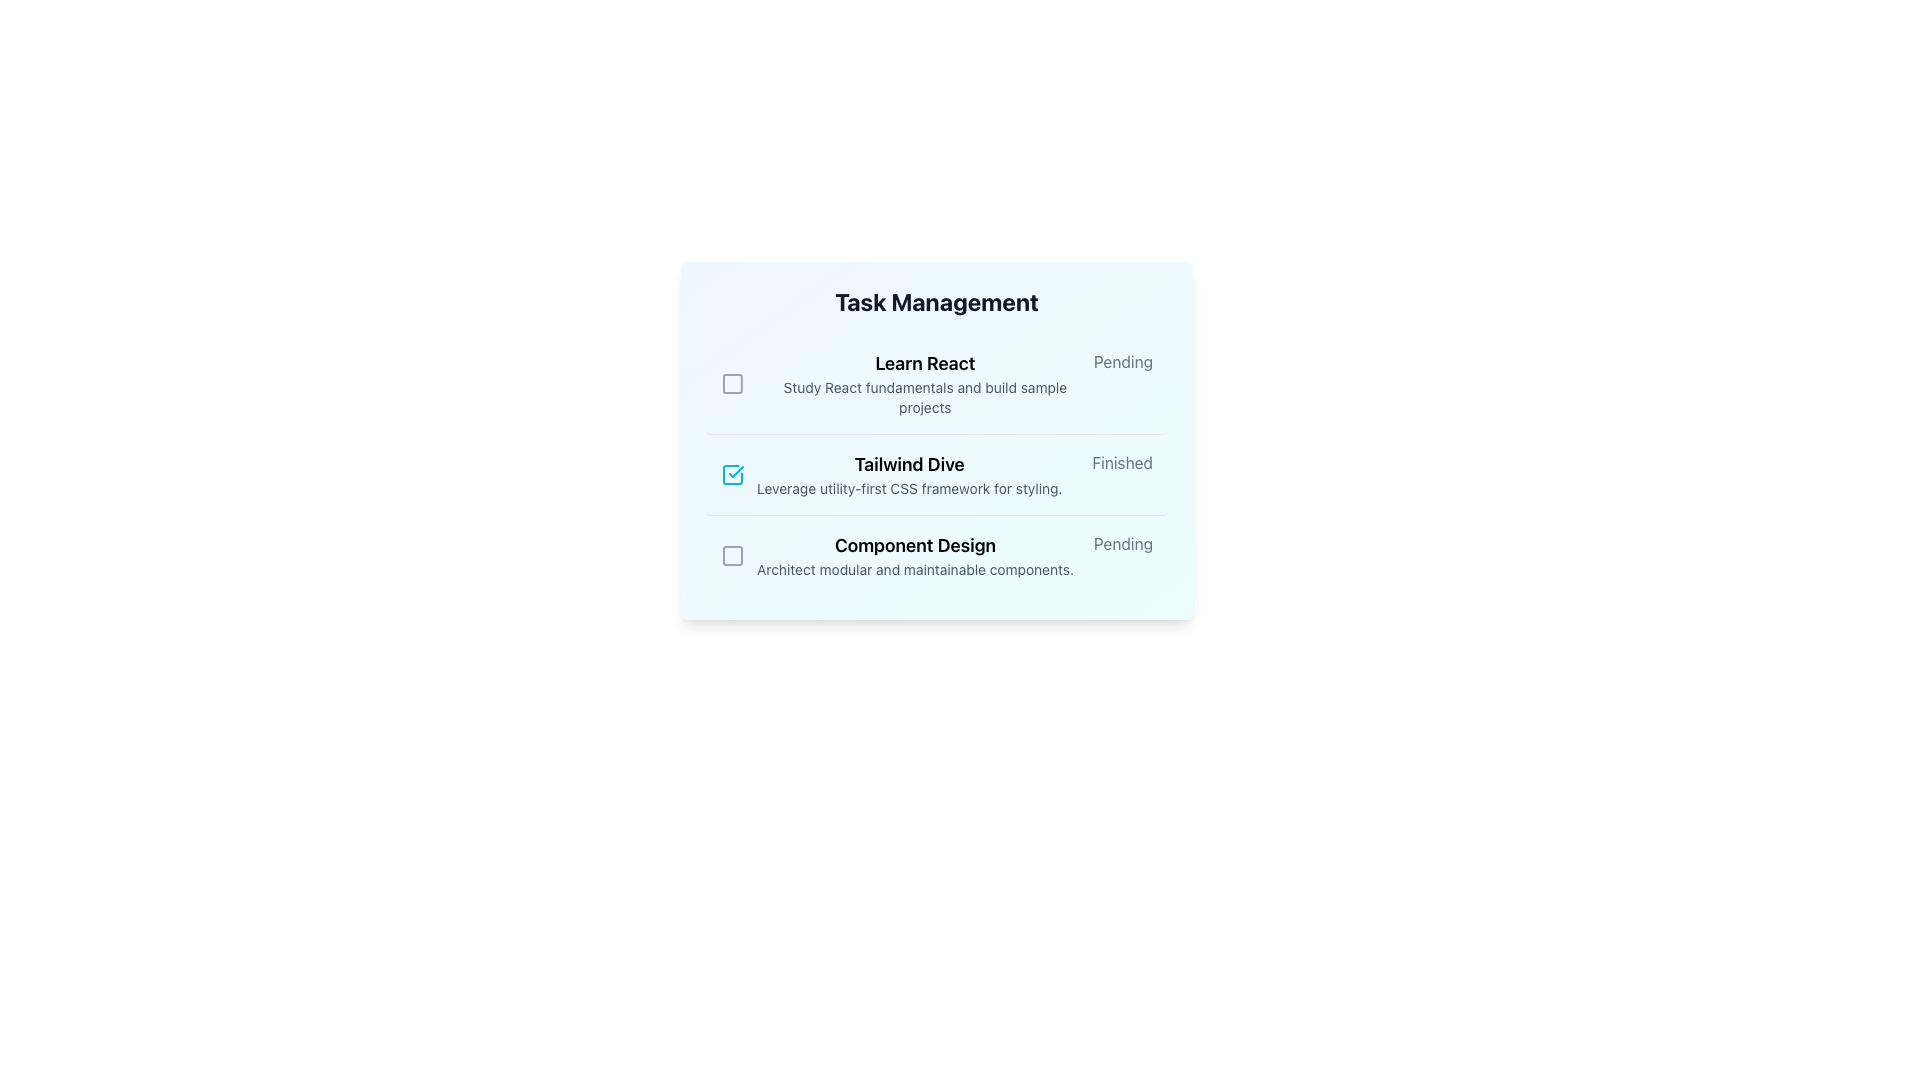 This screenshot has height=1080, width=1920. I want to click on the descriptive text reading 'Leverage utility-first CSS framework for styling.' which is located directly below the bold title 'Tailwind Dive', so click(908, 489).